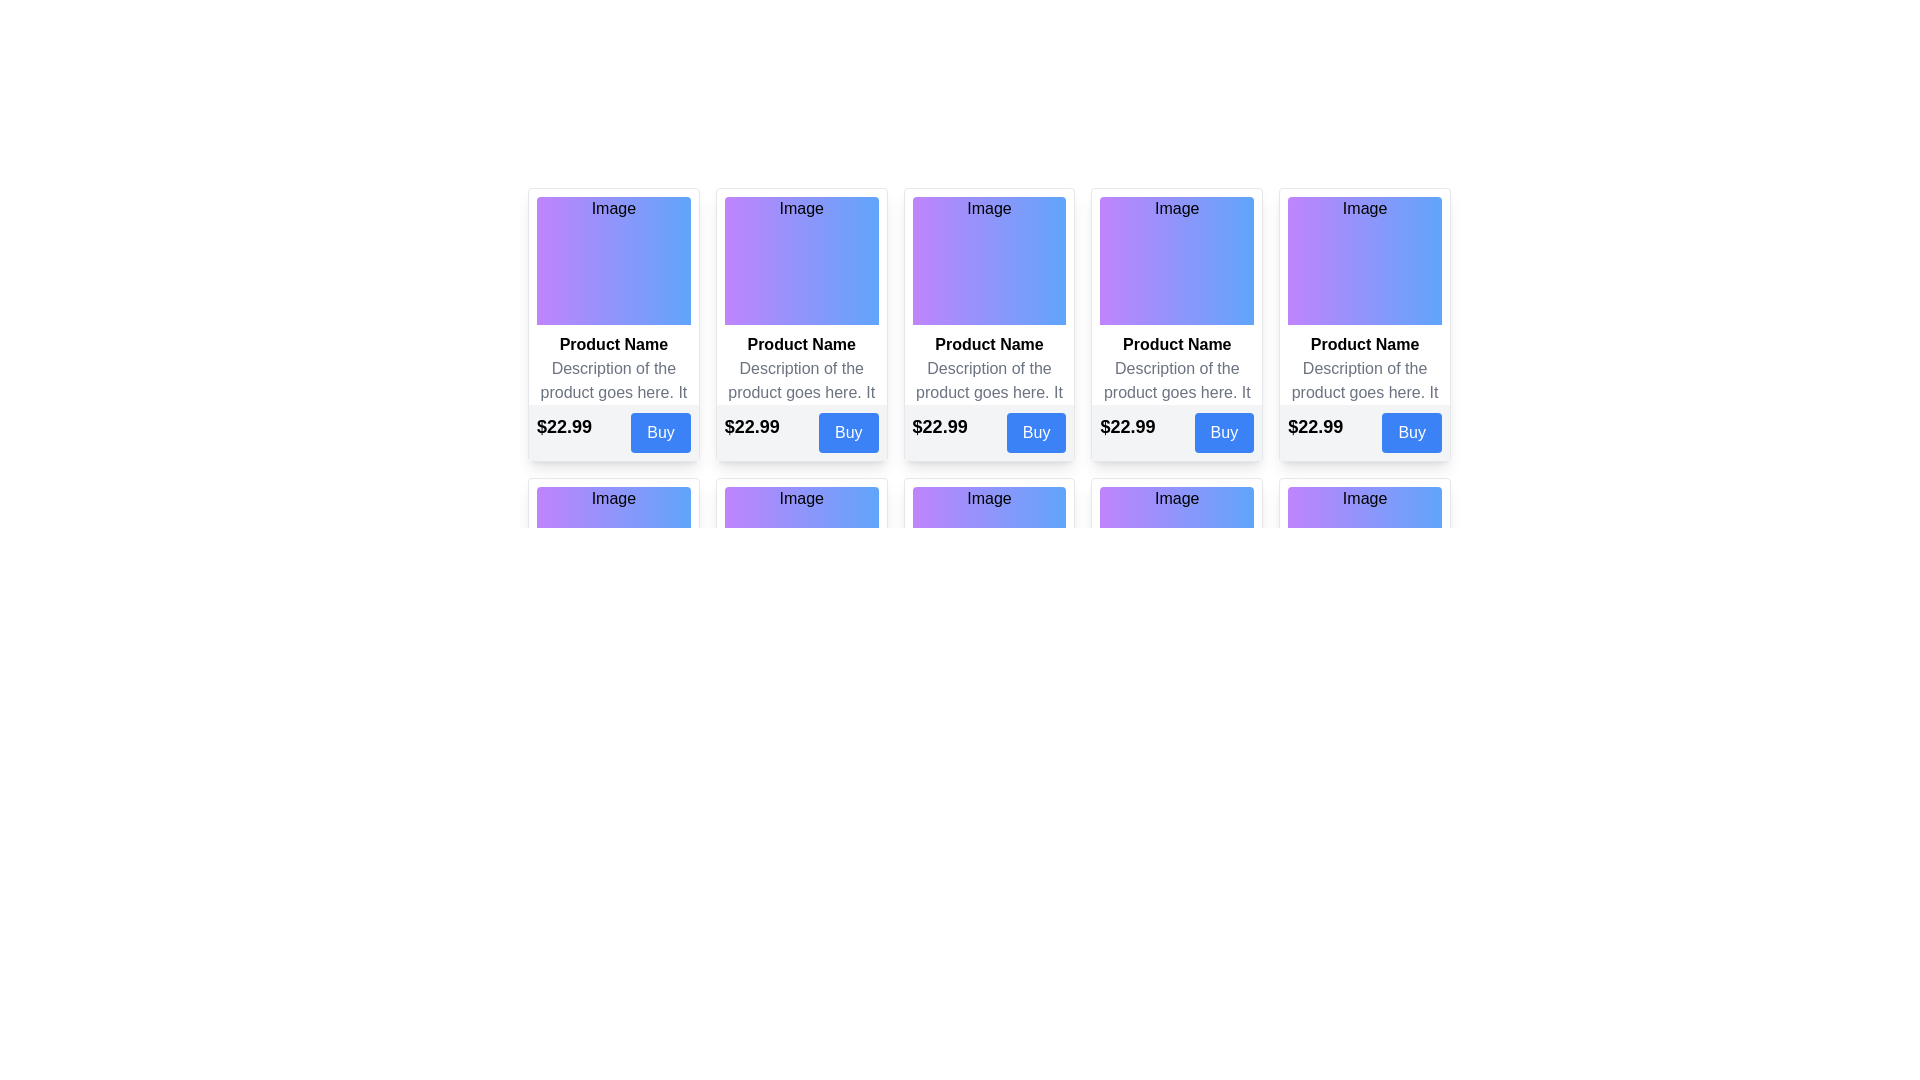 The image size is (1920, 1080). I want to click on the rectangular button with rounded corners and blue background that reads 'Buy' to change its background color, so click(1223, 431).